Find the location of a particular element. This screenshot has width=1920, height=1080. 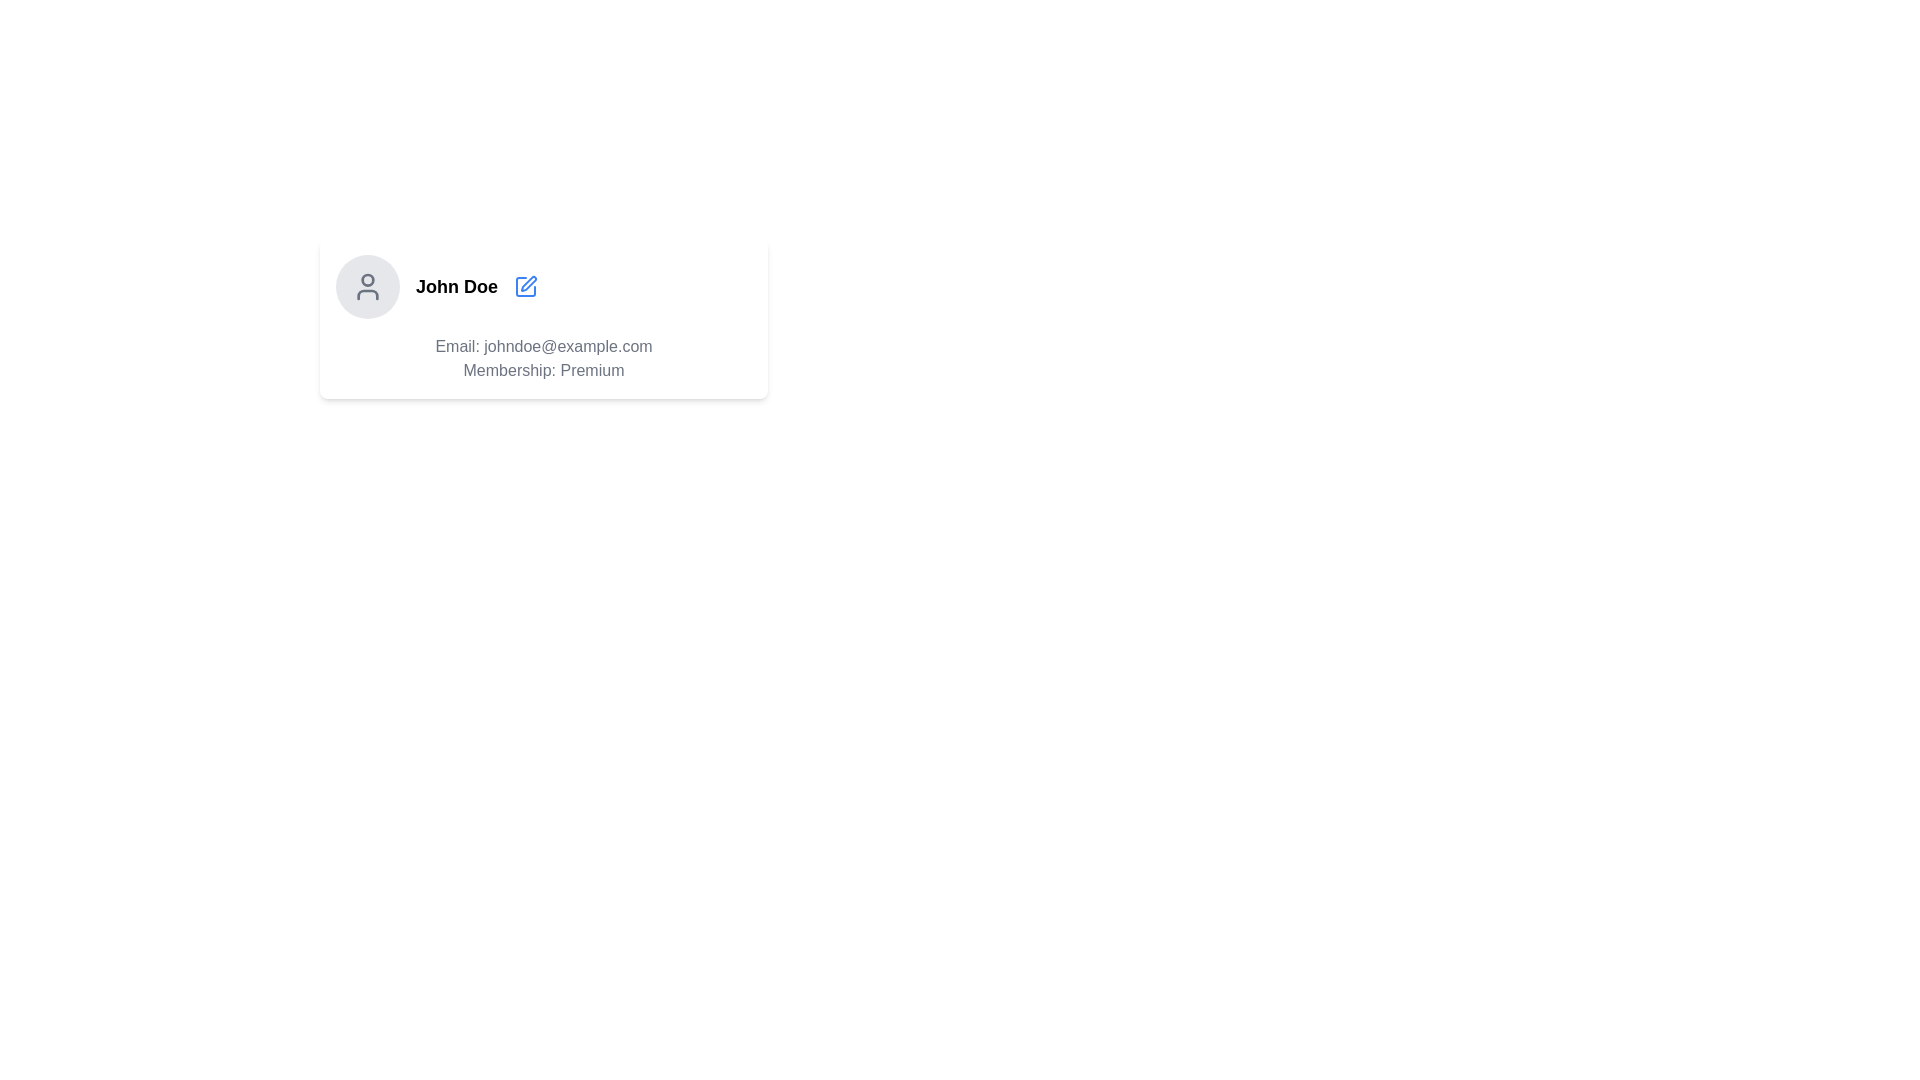

the blue pen icon located to the right of the name 'John Doe' to initiate editing is located at coordinates (528, 284).